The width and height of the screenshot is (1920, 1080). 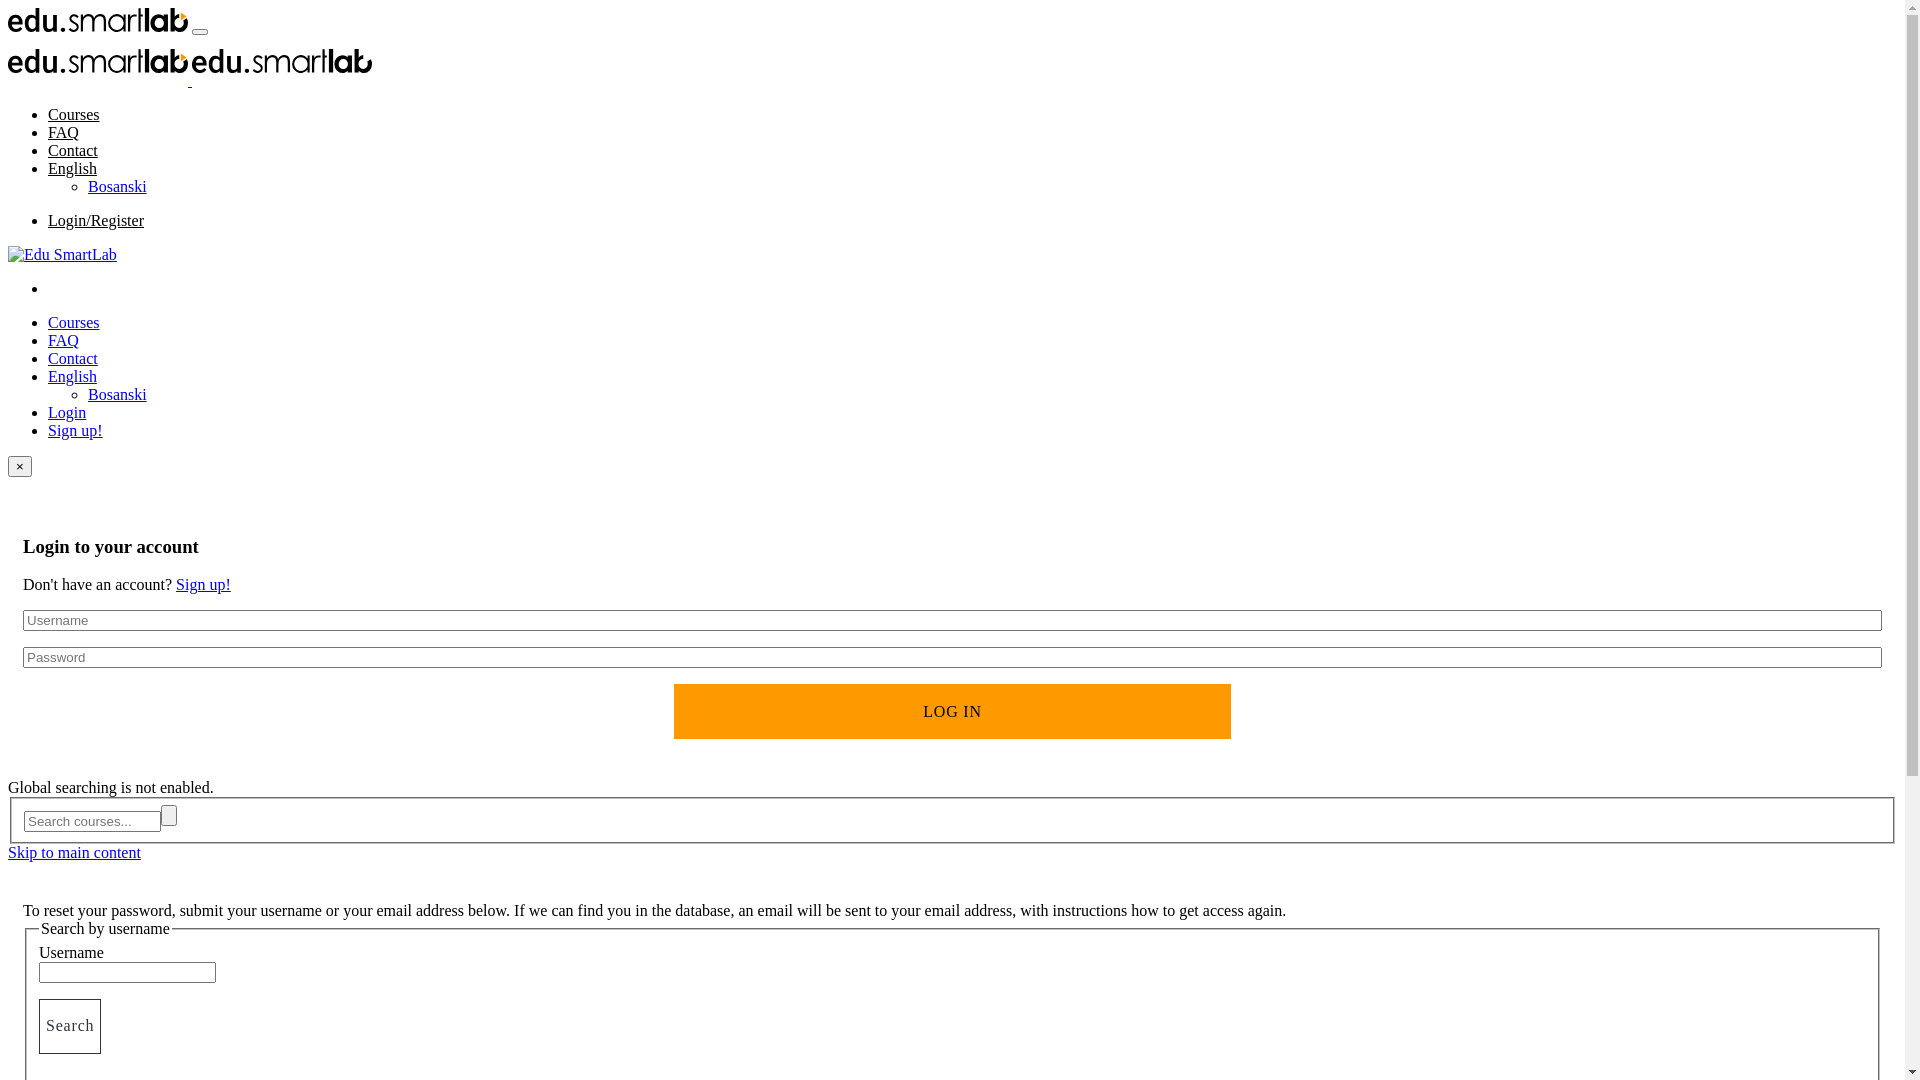 I want to click on 'English', so click(x=72, y=376).